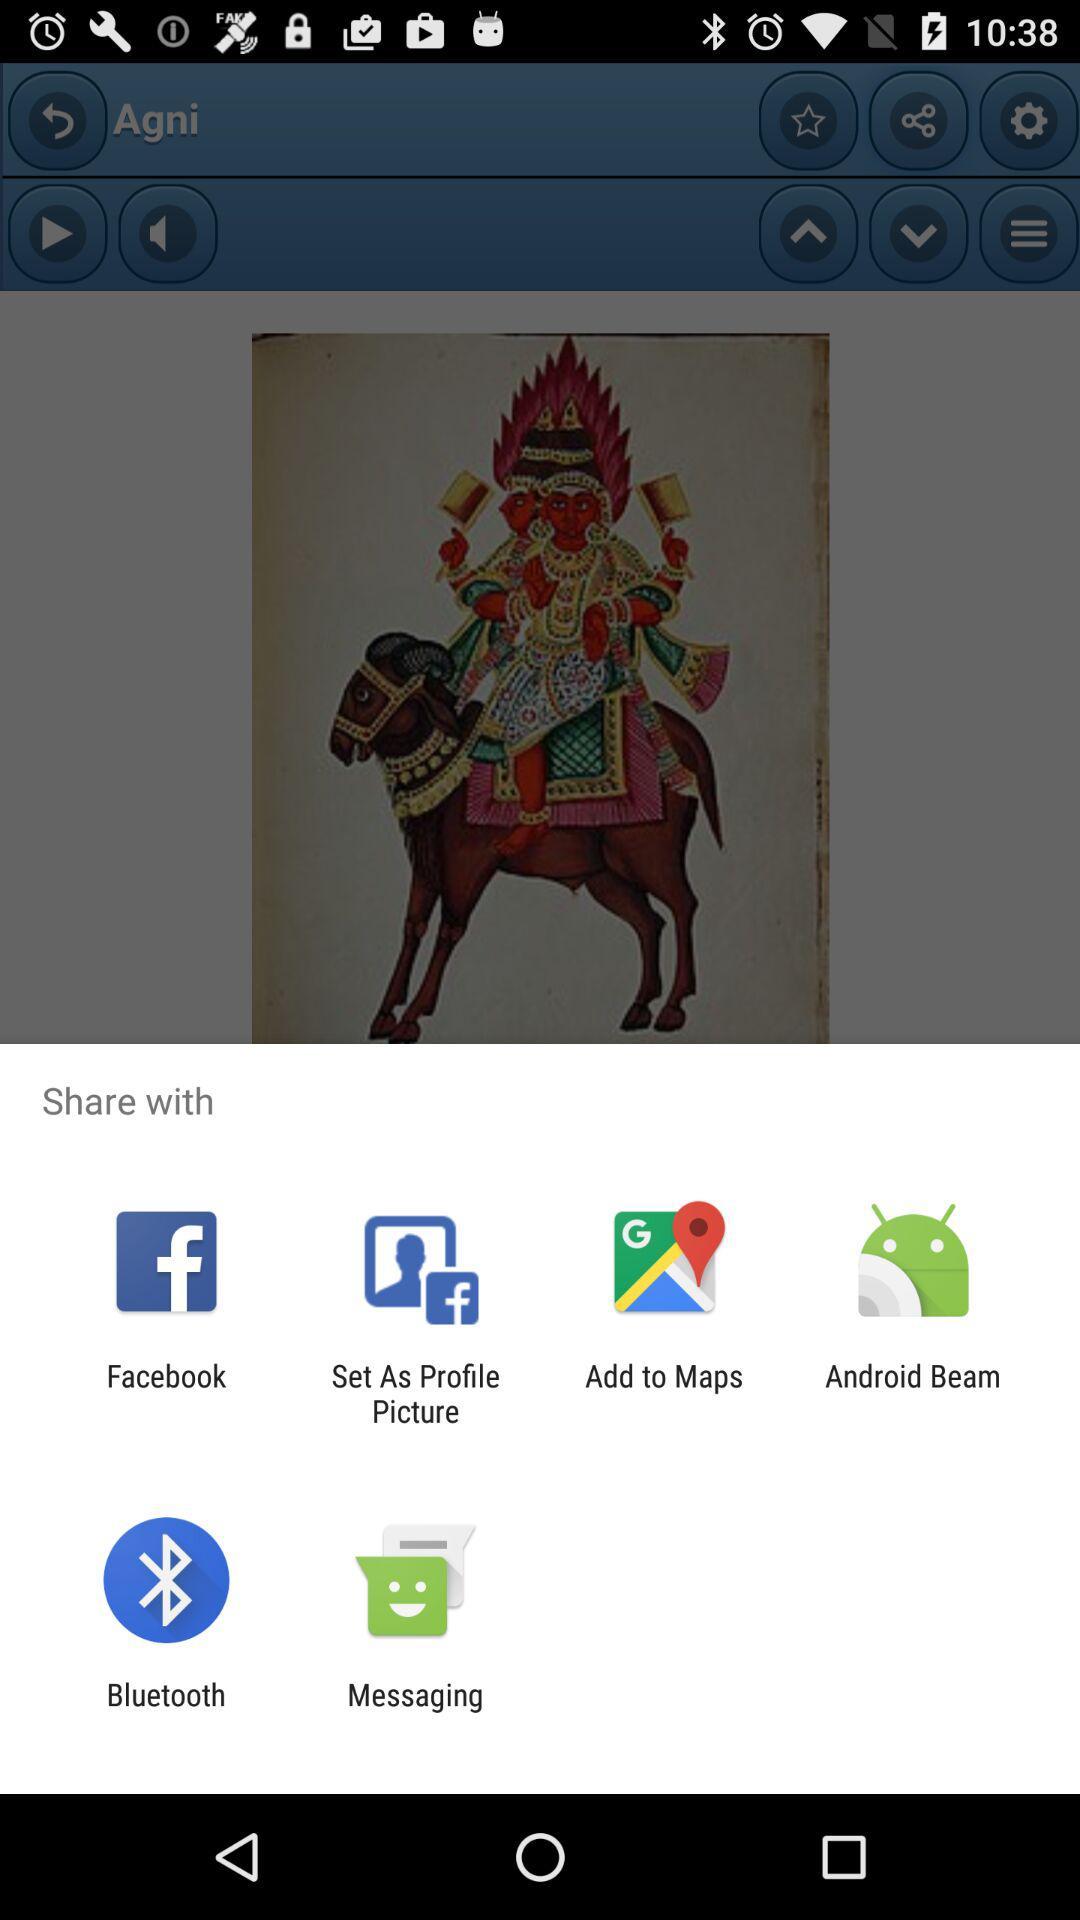 This screenshot has width=1080, height=1920. What do you see at coordinates (664, 1392) in the screenshot?
I see `the app to the left of android beam` at bounding box center [664, 1392].